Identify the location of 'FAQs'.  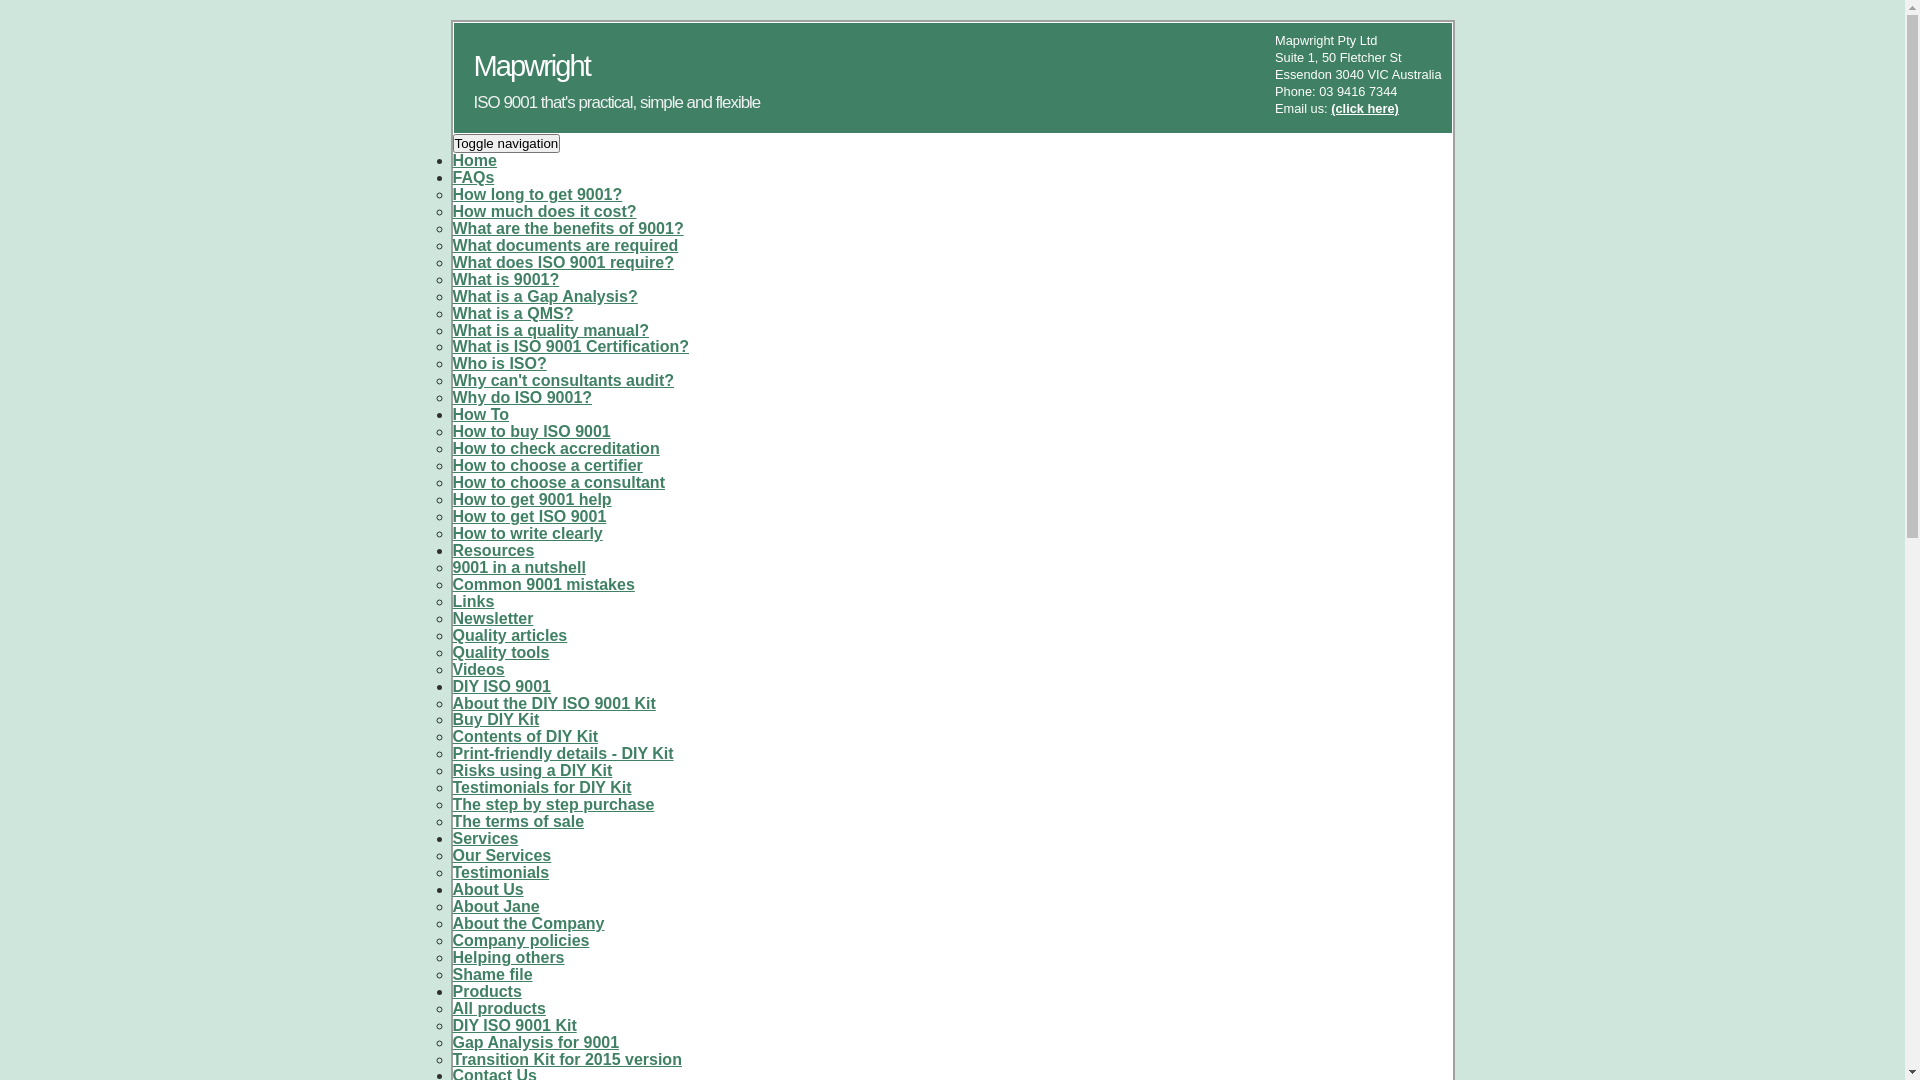
(472, 176).